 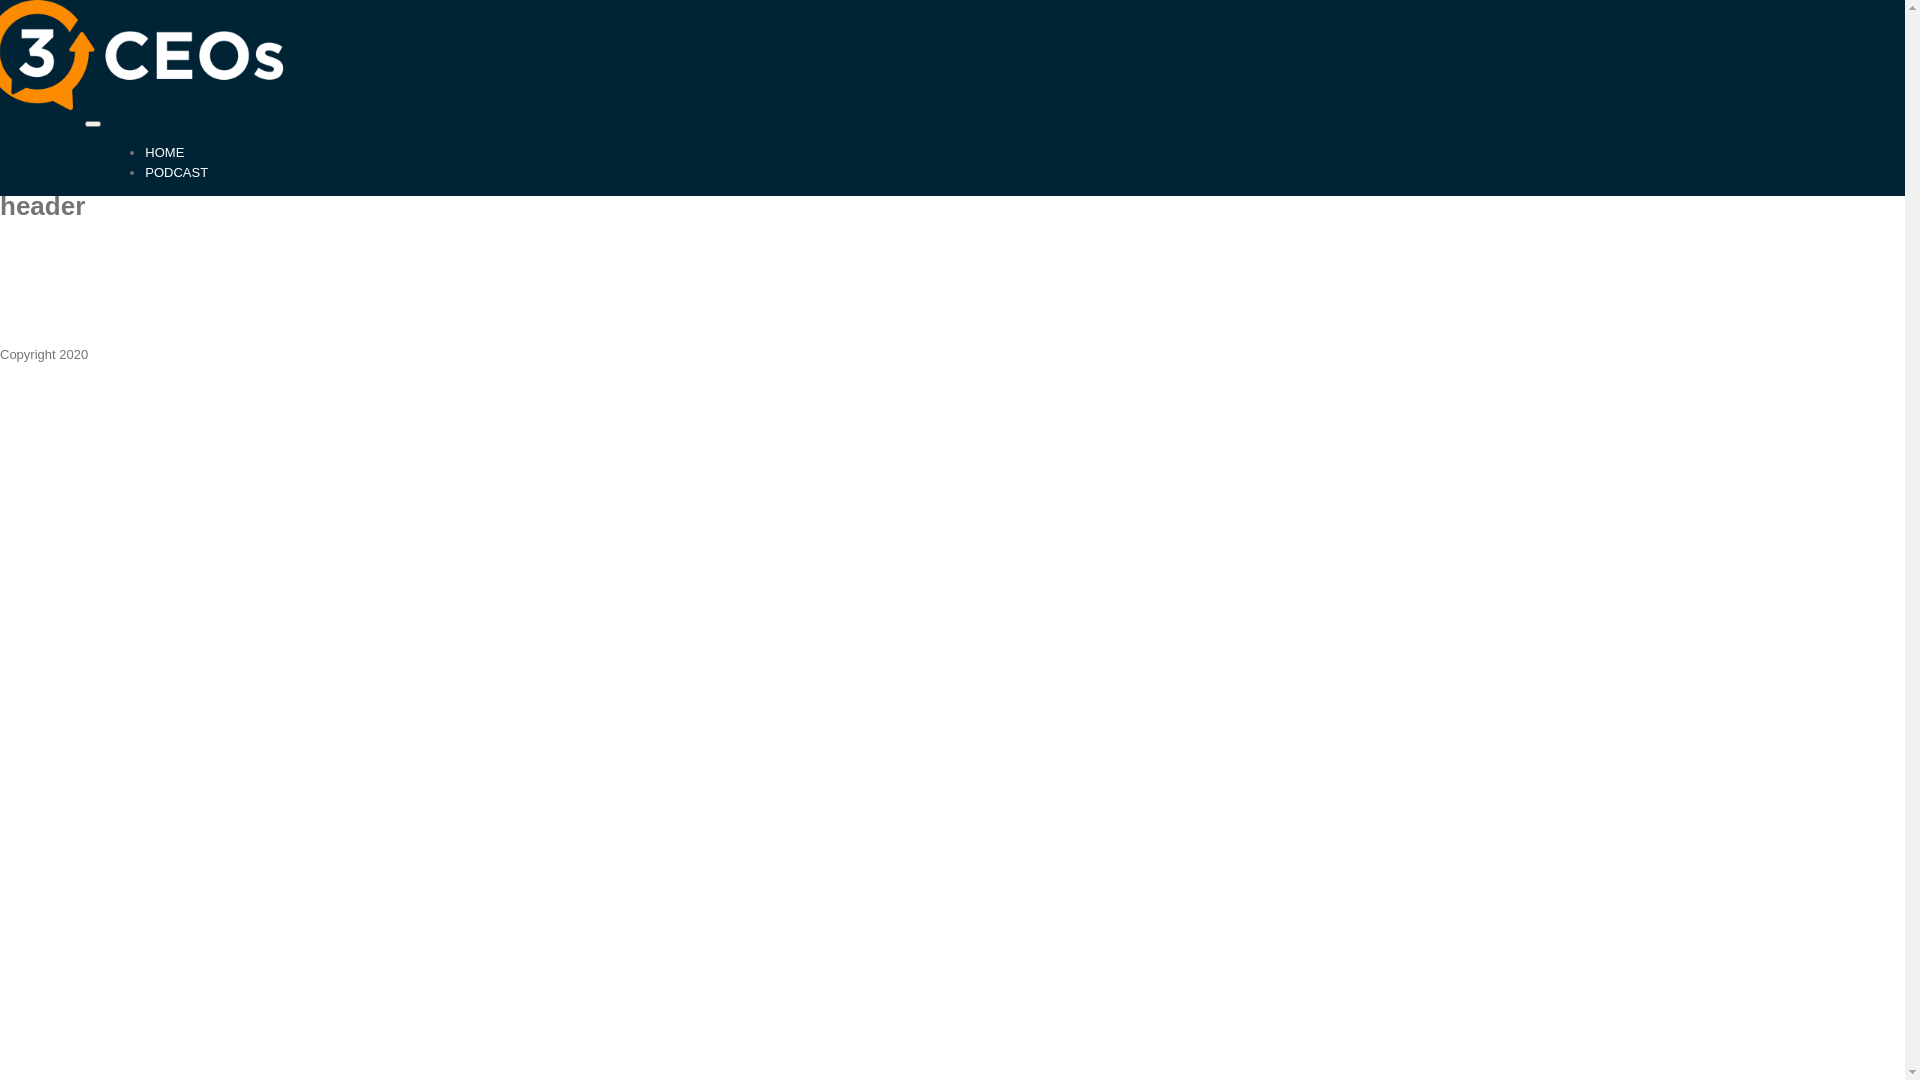 What do you see at coordinates (164, 150) in the screenshot?
I see `'HOME'` at bounding box center [164, 150].